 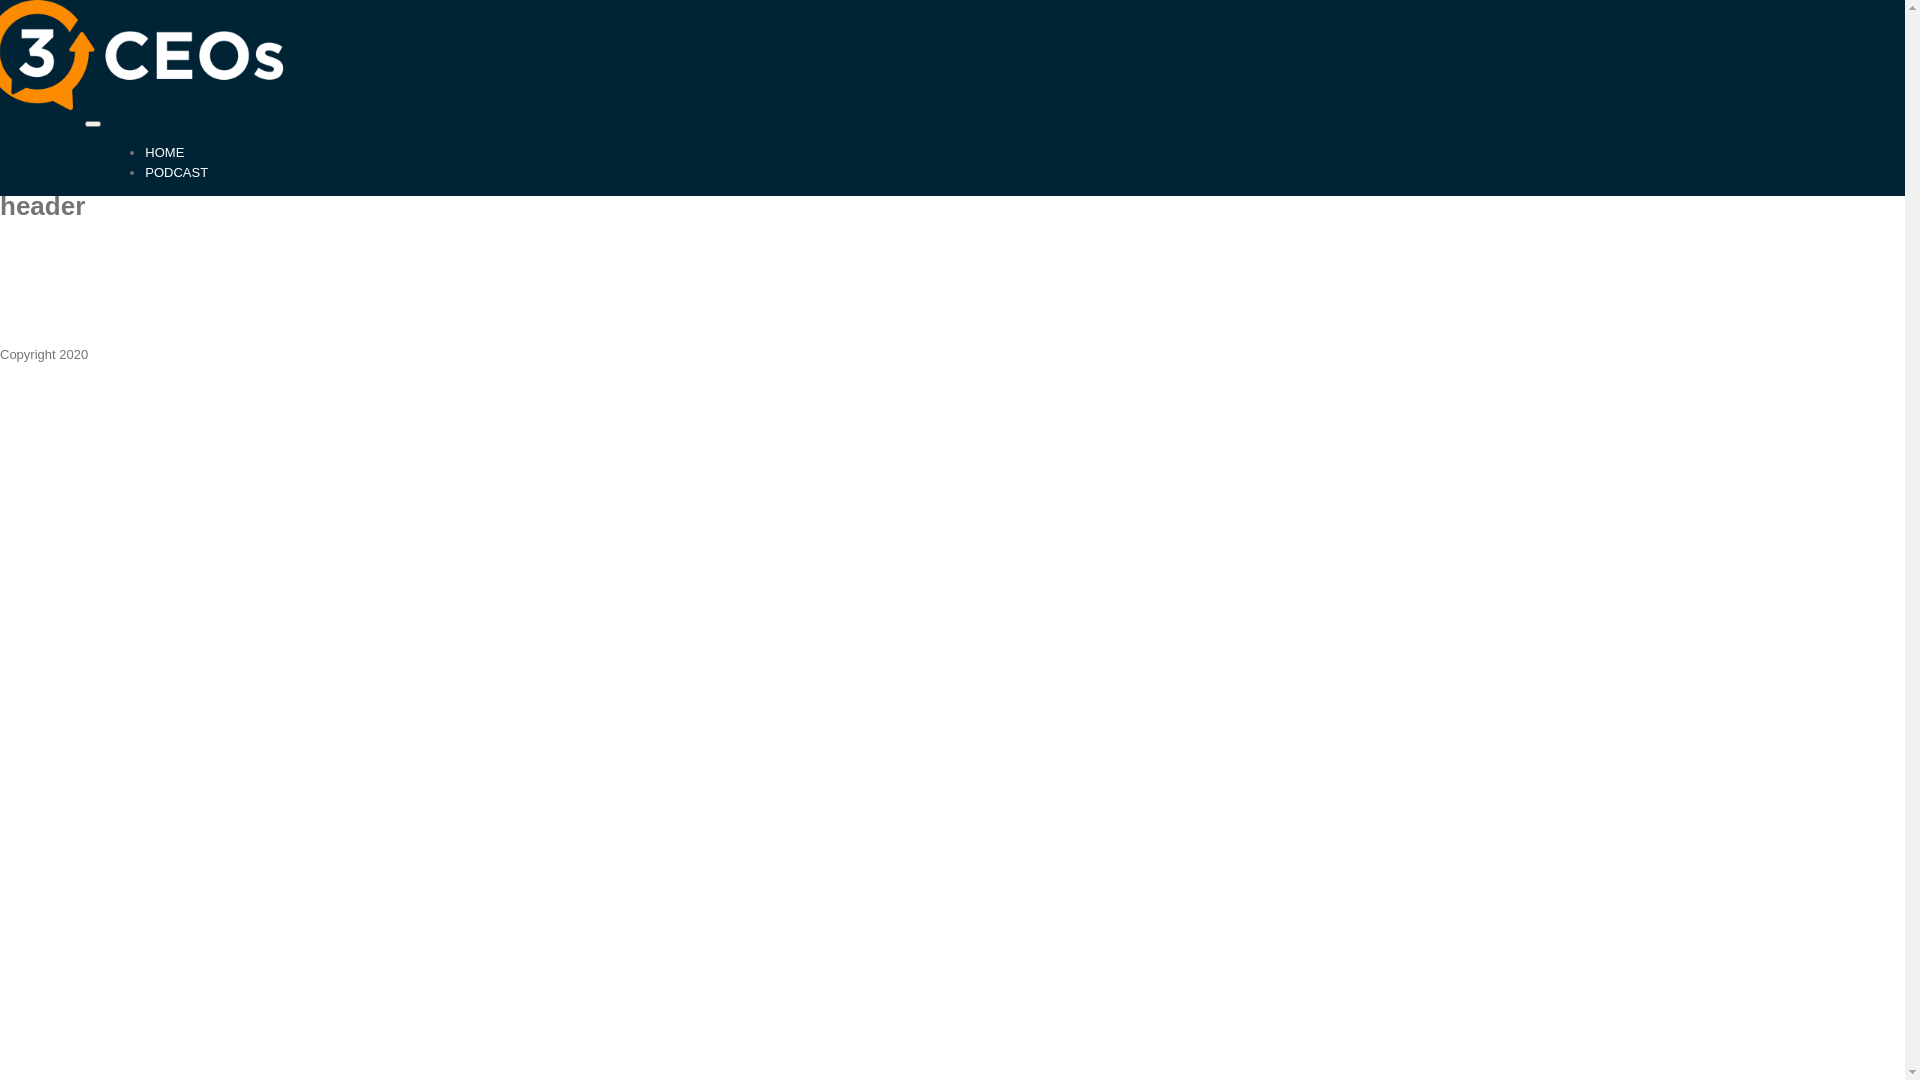 What do you see at coordinates (164, 150) in the screenshot?
I see `'HOME'` at bounding box center [164, 150].